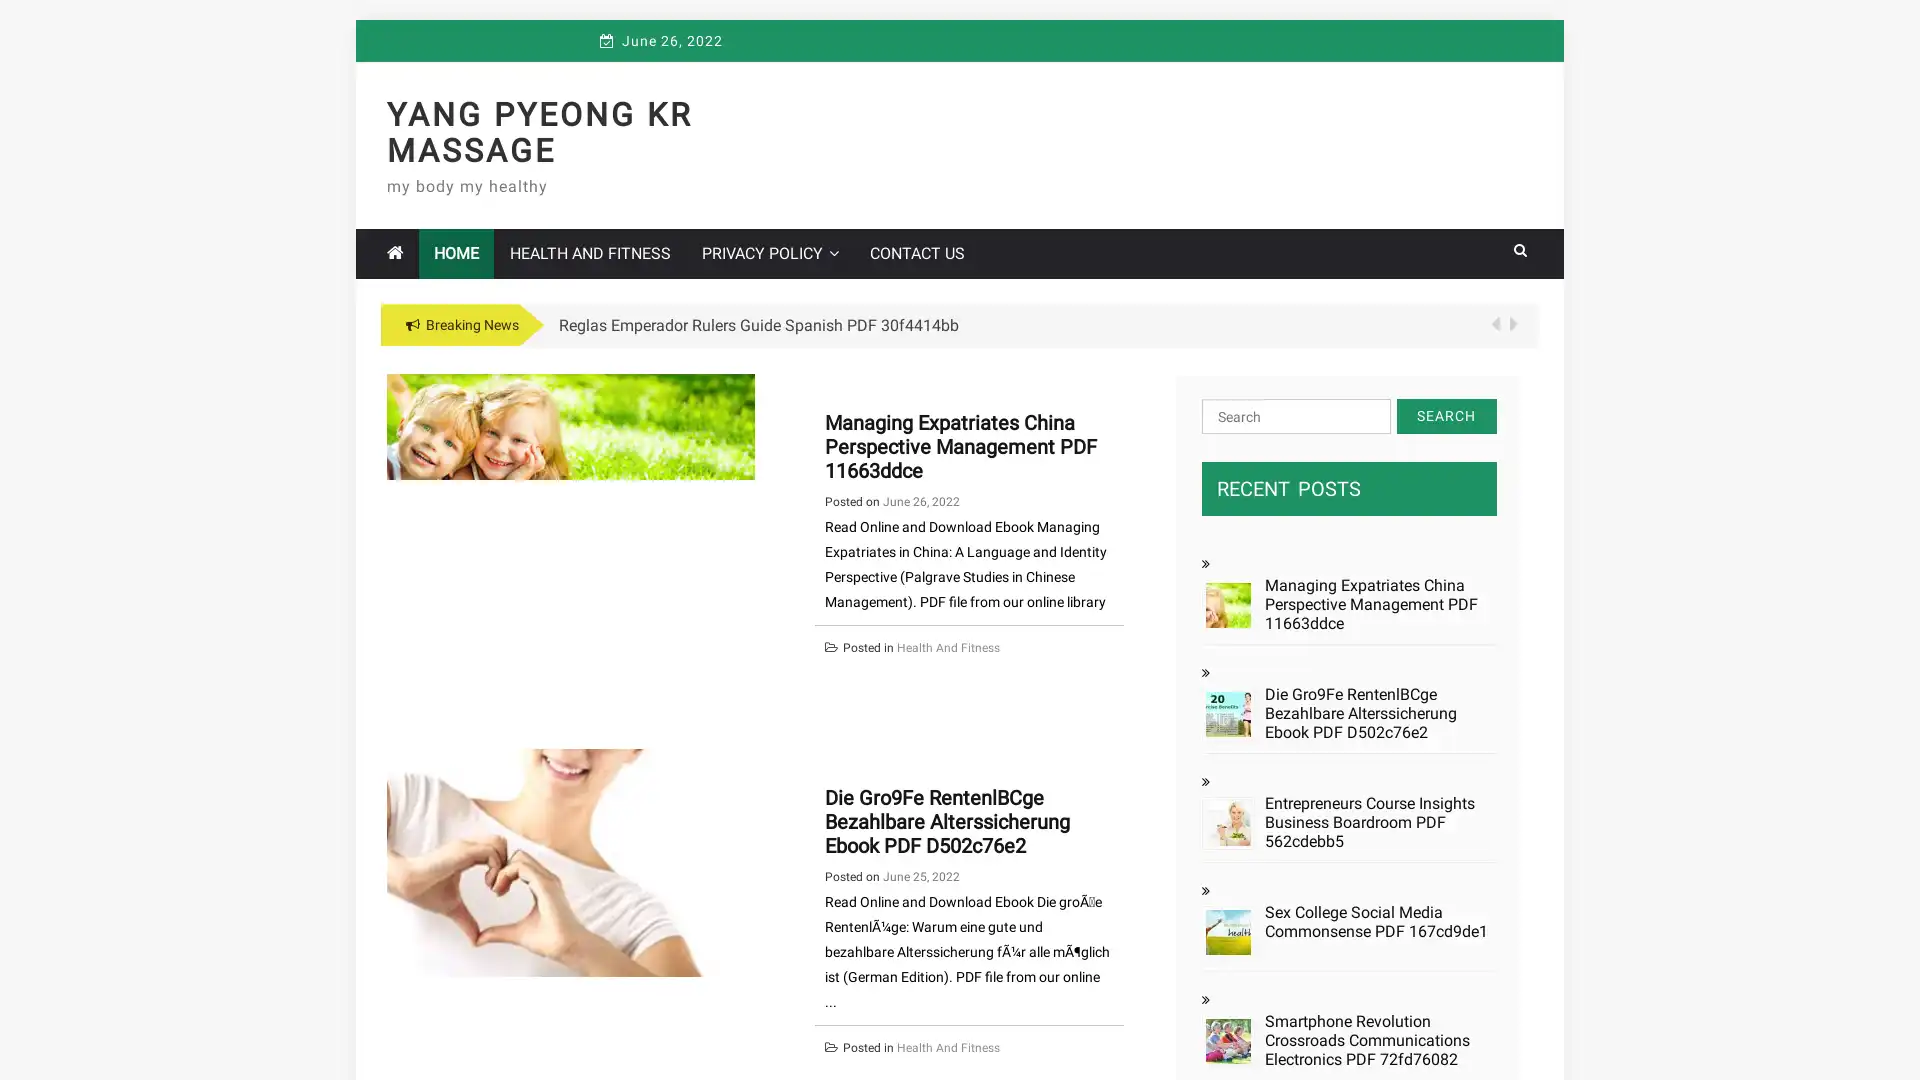  What do you see at coordinates (1445, 415) in the screenshot?
I see `Search` at bounding box center [1445, 415].